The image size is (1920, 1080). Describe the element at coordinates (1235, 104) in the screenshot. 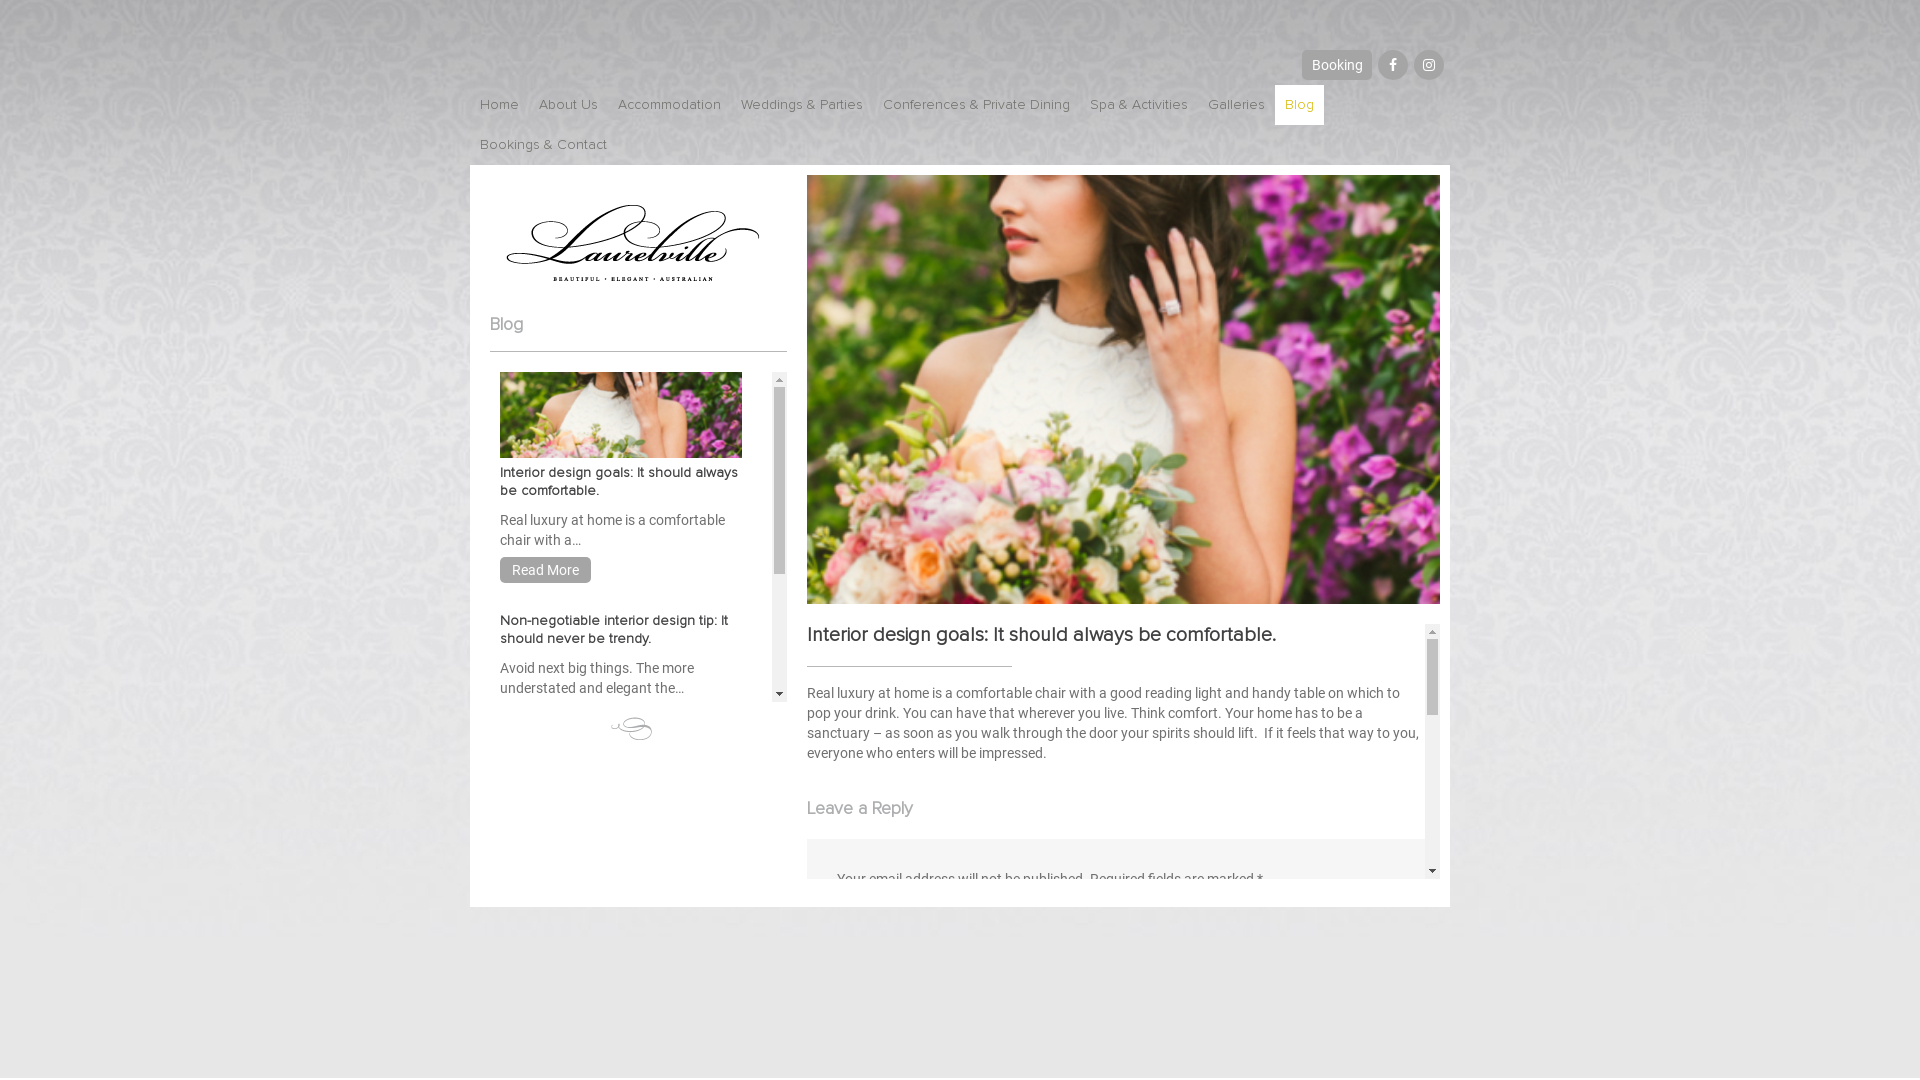

I see `'Galleries'` at that location.